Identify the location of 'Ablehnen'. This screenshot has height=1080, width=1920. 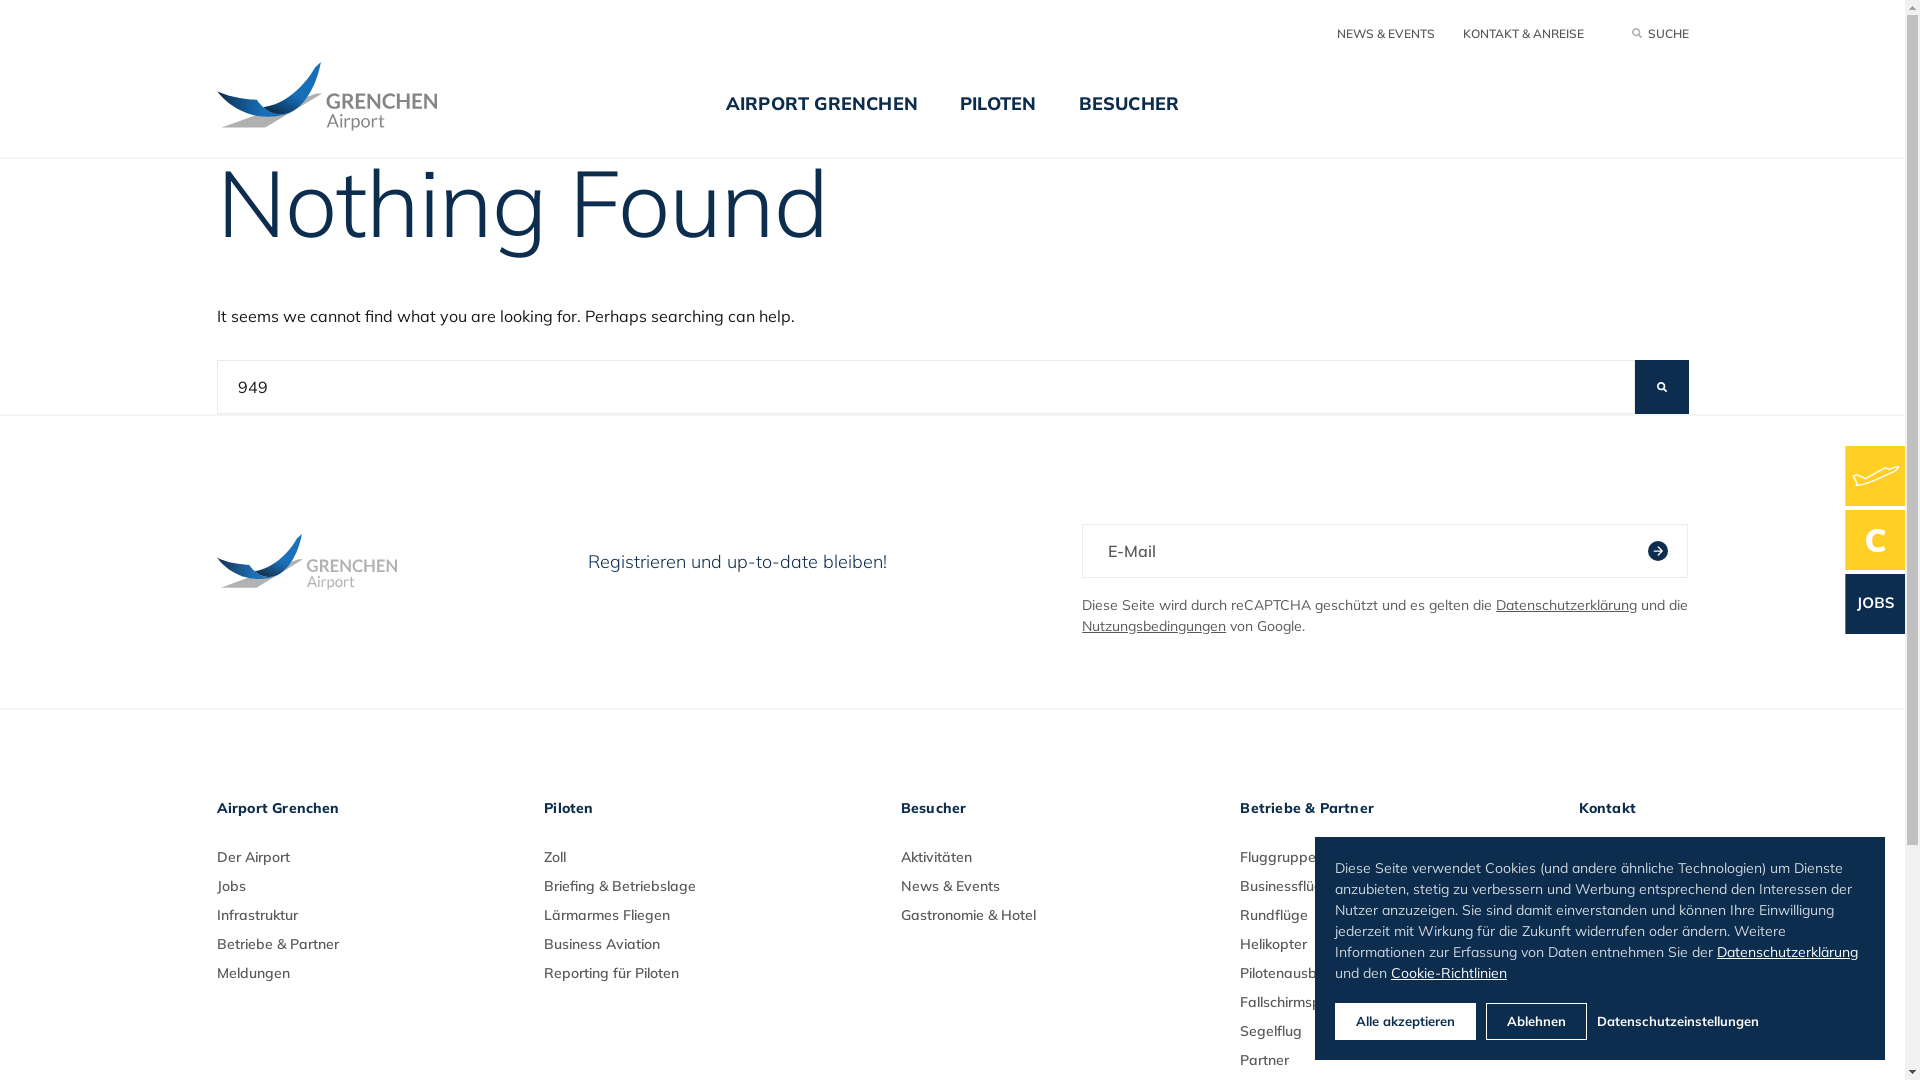
(1535, 1021).